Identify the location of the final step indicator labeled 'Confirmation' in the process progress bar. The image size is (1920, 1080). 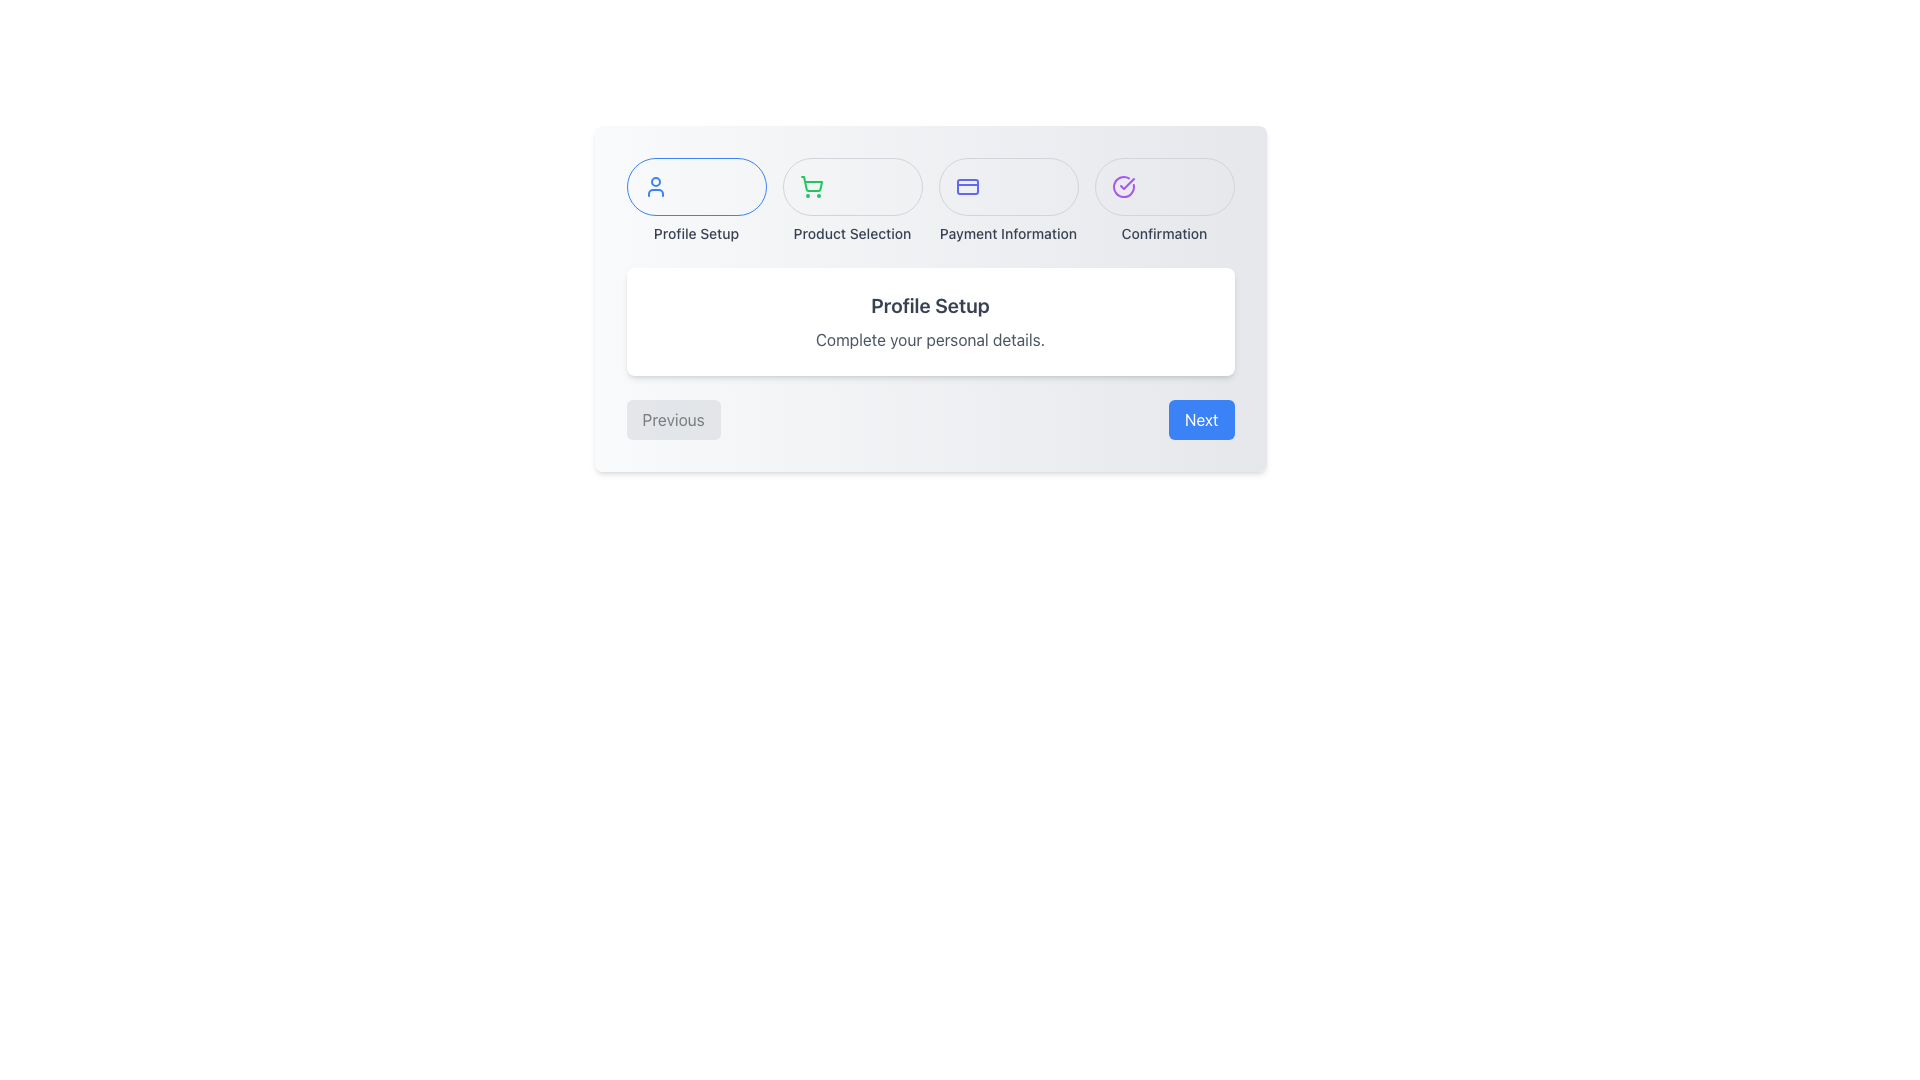
(1164, 200).